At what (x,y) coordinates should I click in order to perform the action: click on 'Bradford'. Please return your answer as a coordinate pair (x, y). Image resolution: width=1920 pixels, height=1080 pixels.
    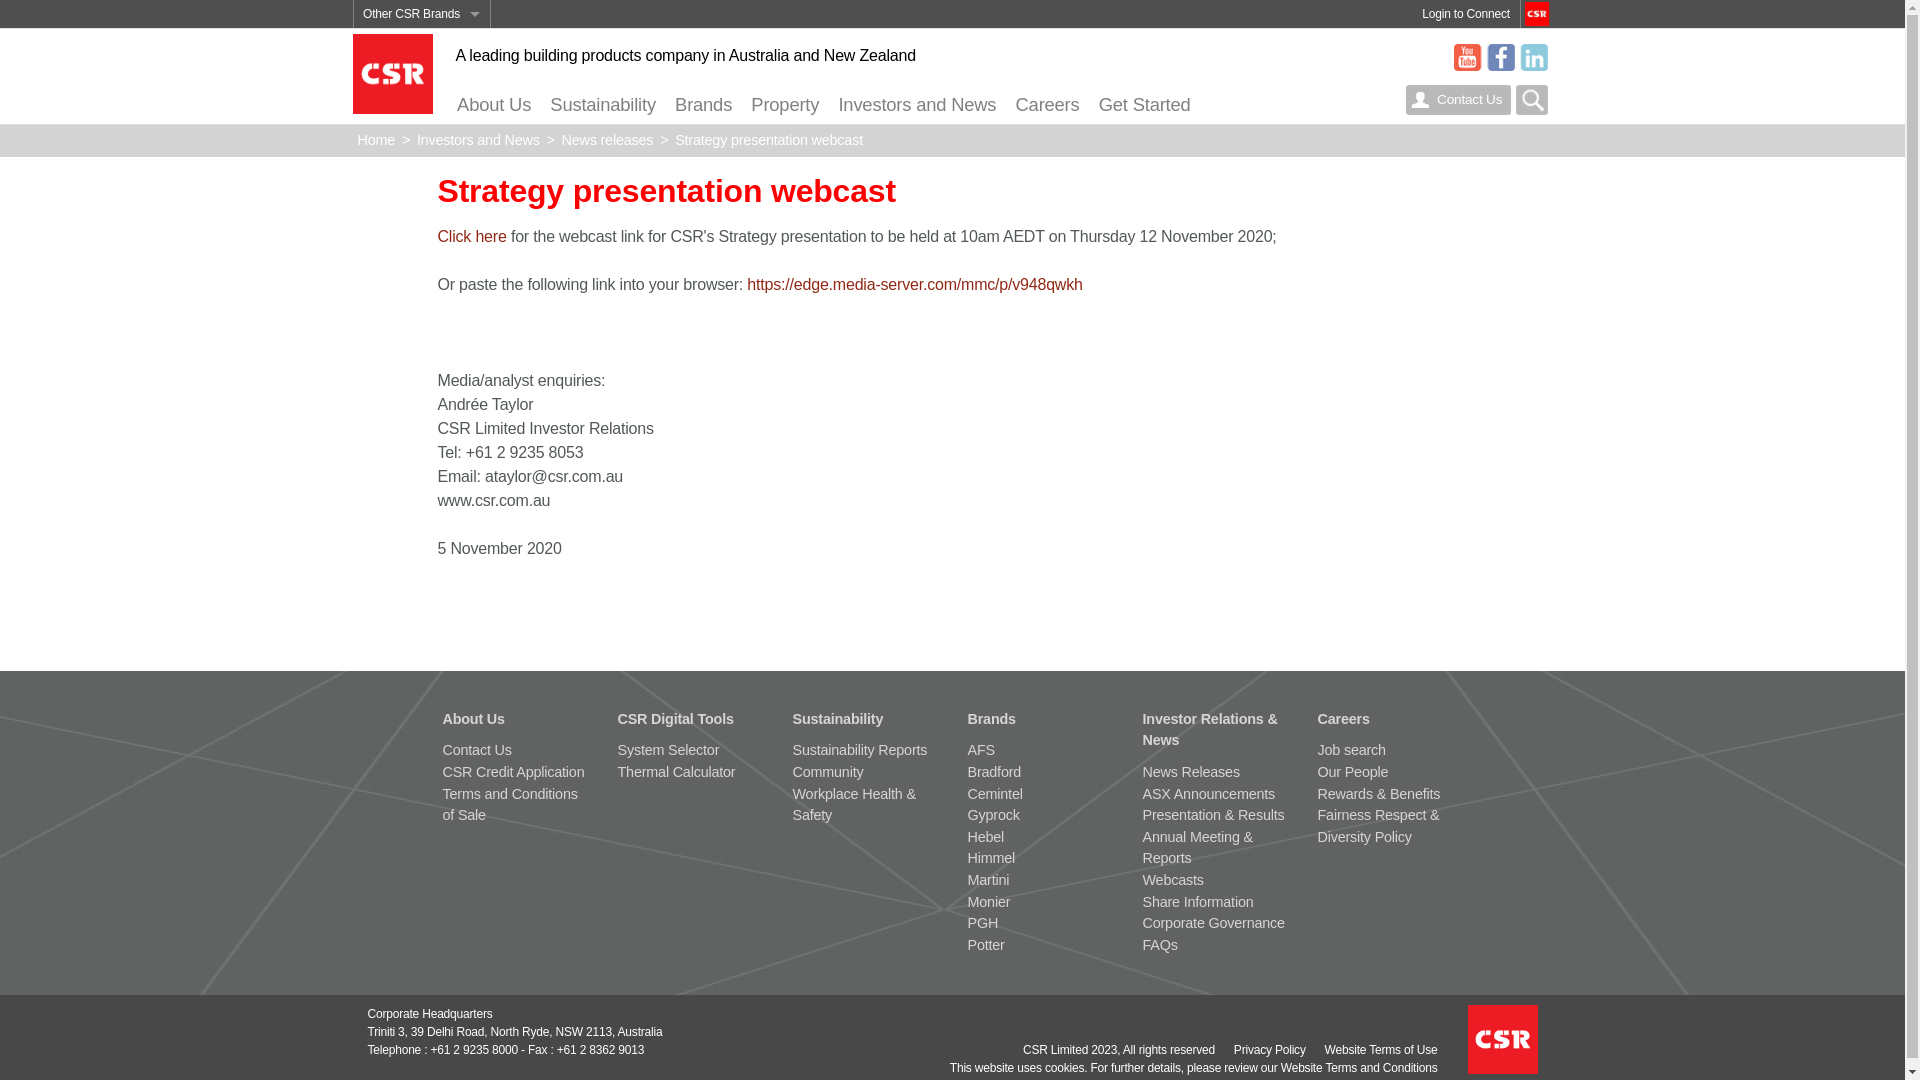
    Looking at the image, I should click on (994, 770).